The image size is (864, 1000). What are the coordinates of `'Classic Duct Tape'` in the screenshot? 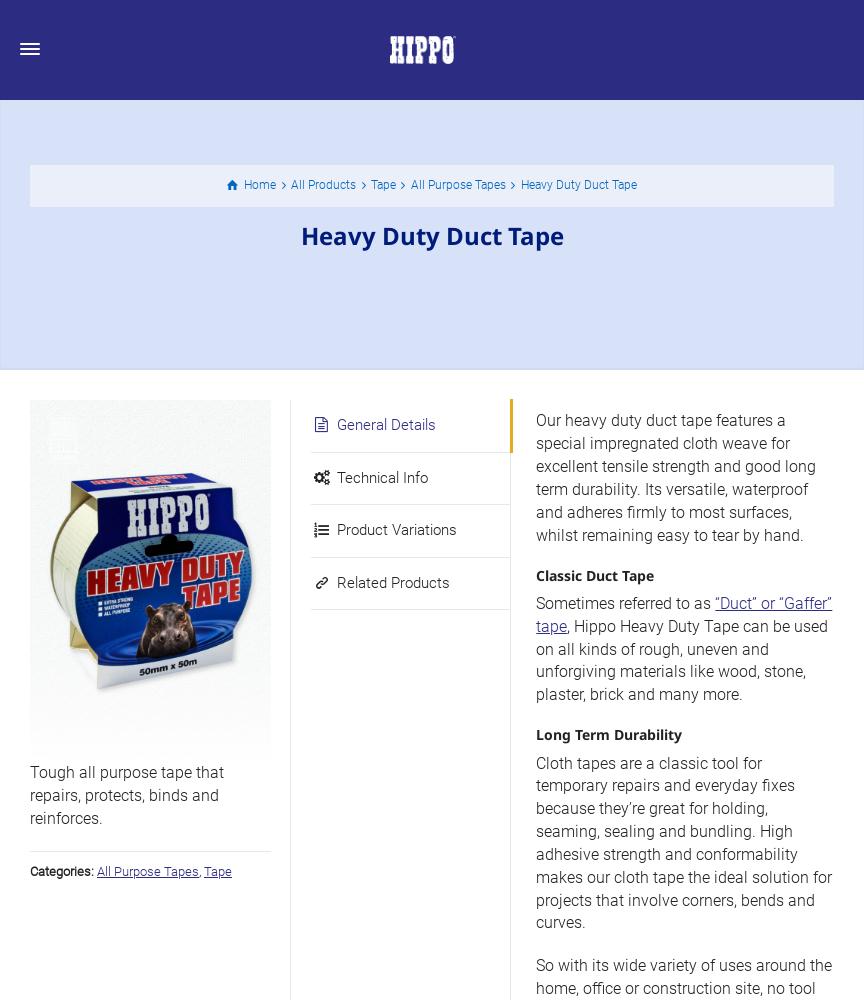 It's located at (536, 573).